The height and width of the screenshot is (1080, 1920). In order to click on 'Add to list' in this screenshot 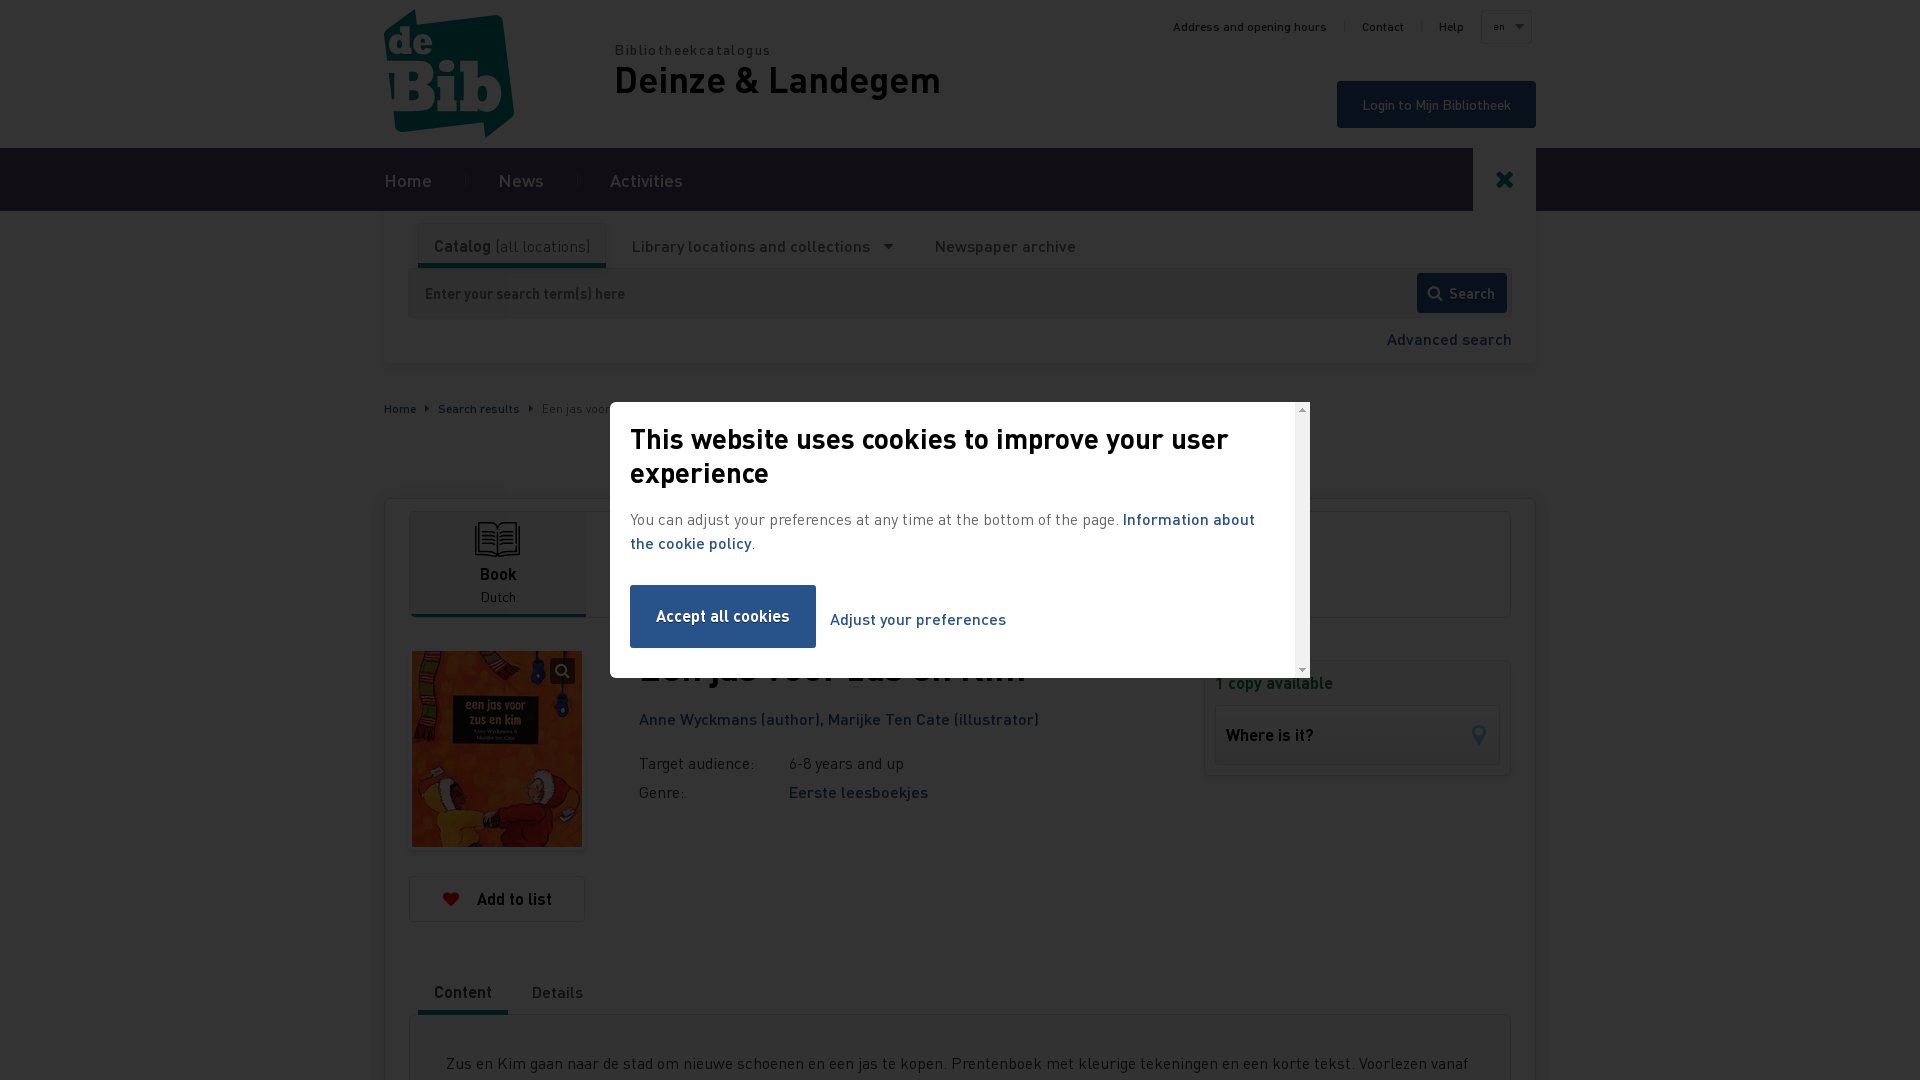, I will do `click(497, 897)`.